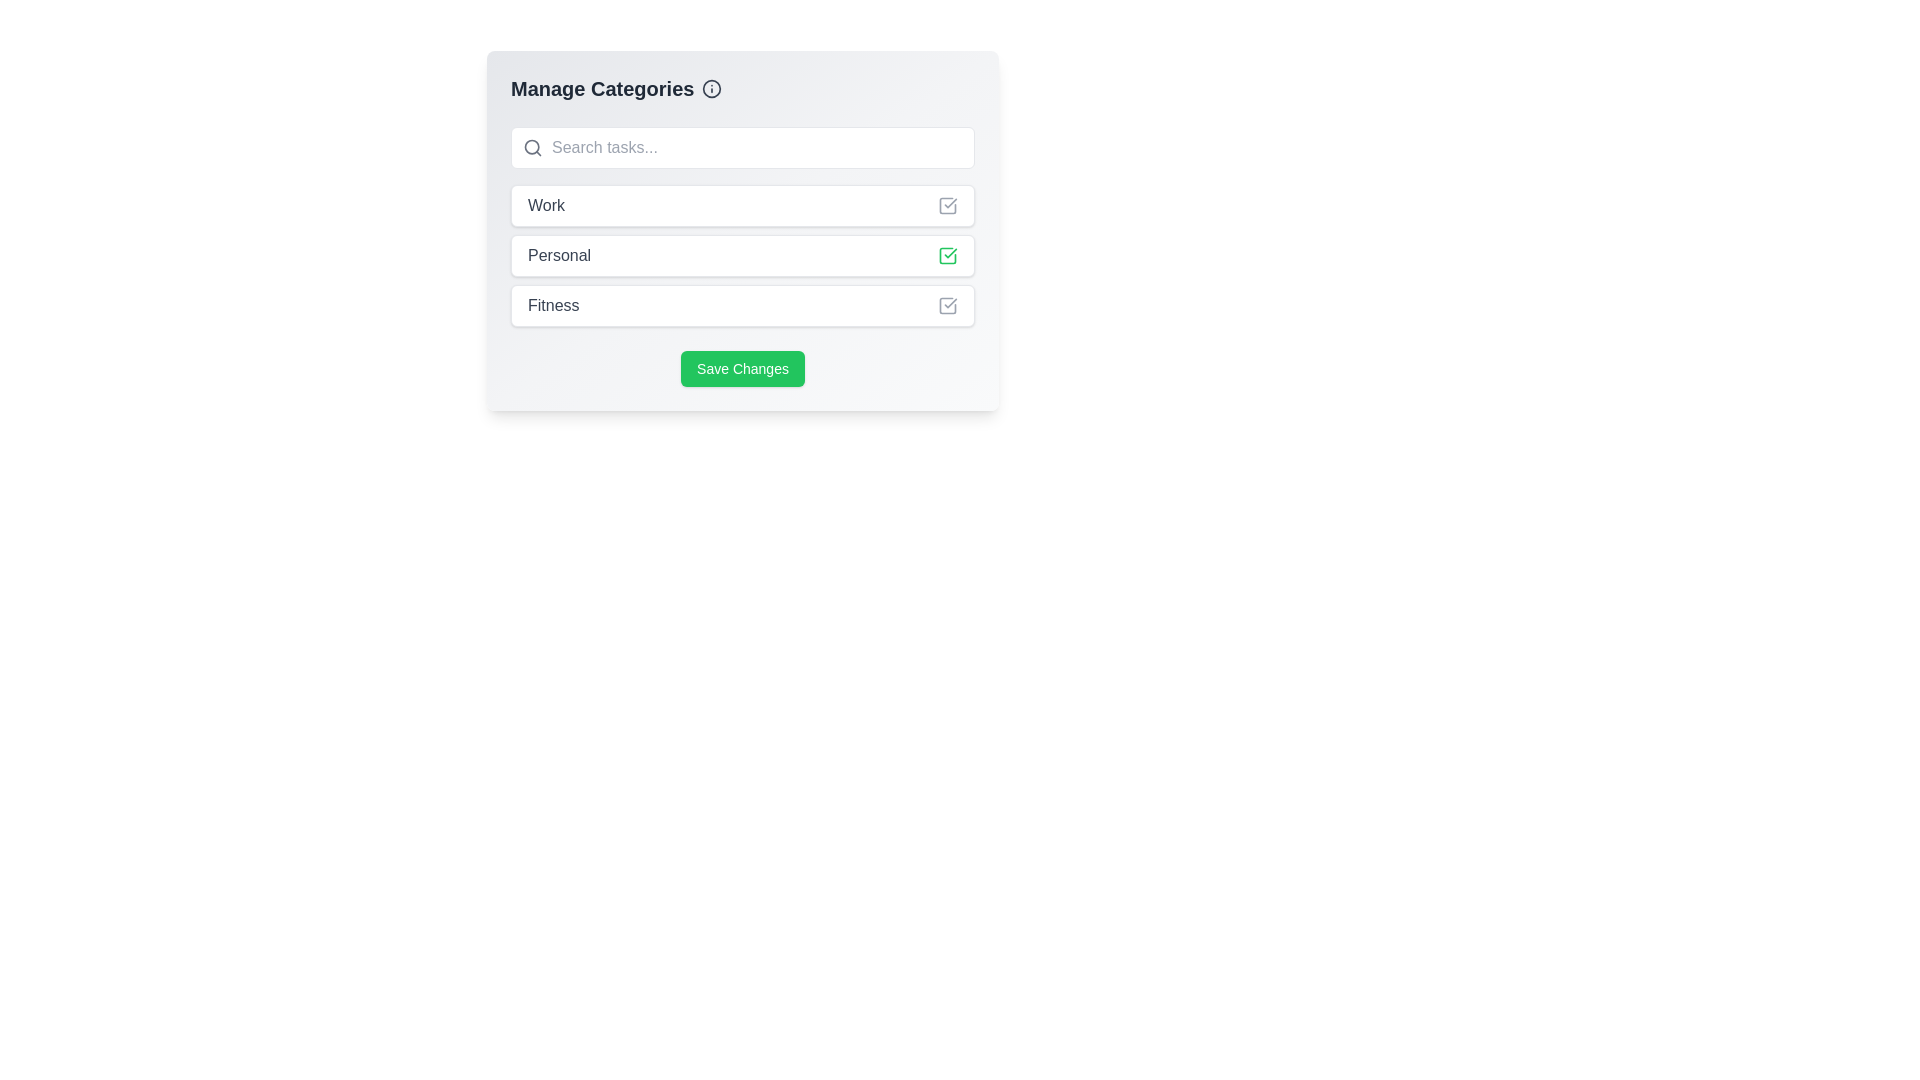  What do you see at coordinates (742, 205) in the screenshot?
I see `the first button in the 'Manage Categories' section that allows interaction with the 'Work' category` at bounding box center [742, 205].